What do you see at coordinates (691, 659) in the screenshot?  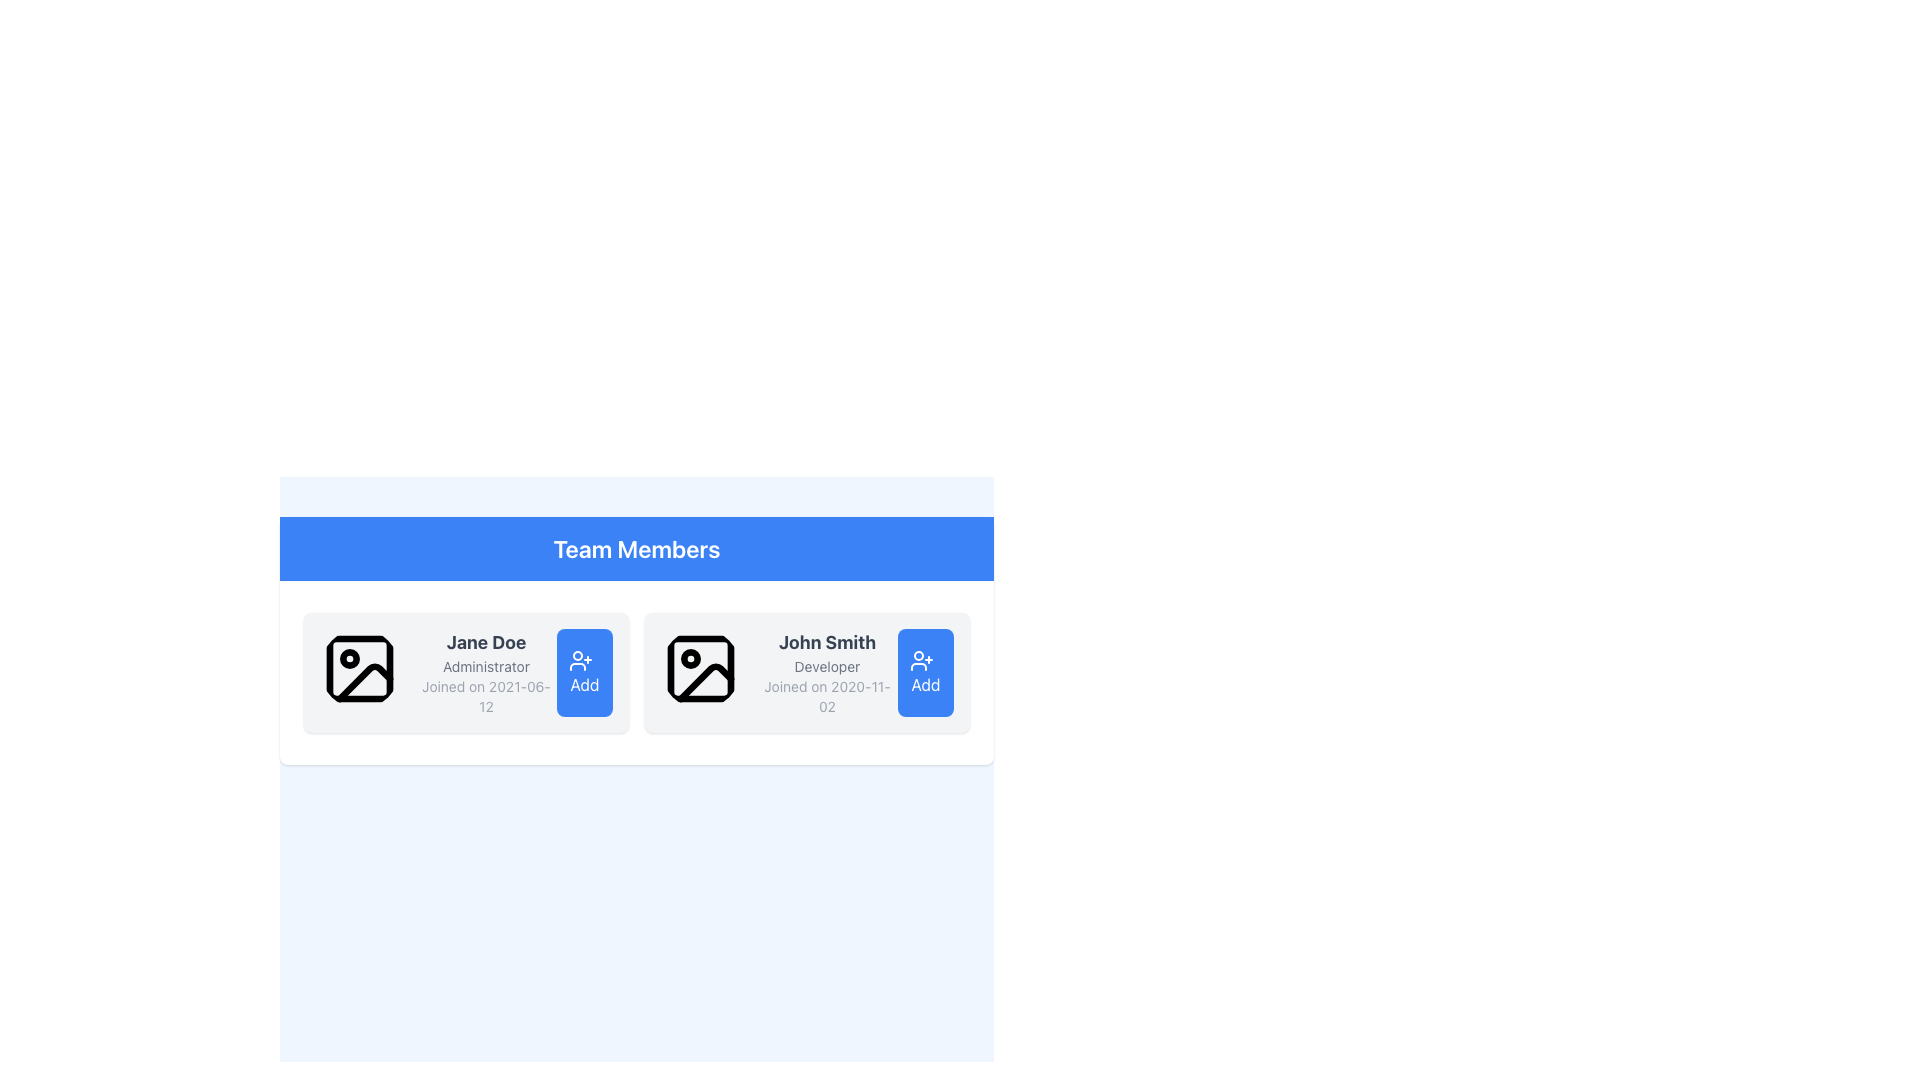 I see `the second Circle (SVG Element) located centrally inside the placeholder icon for 'John Smith' in the team members section` at bounding box center [691, 659].